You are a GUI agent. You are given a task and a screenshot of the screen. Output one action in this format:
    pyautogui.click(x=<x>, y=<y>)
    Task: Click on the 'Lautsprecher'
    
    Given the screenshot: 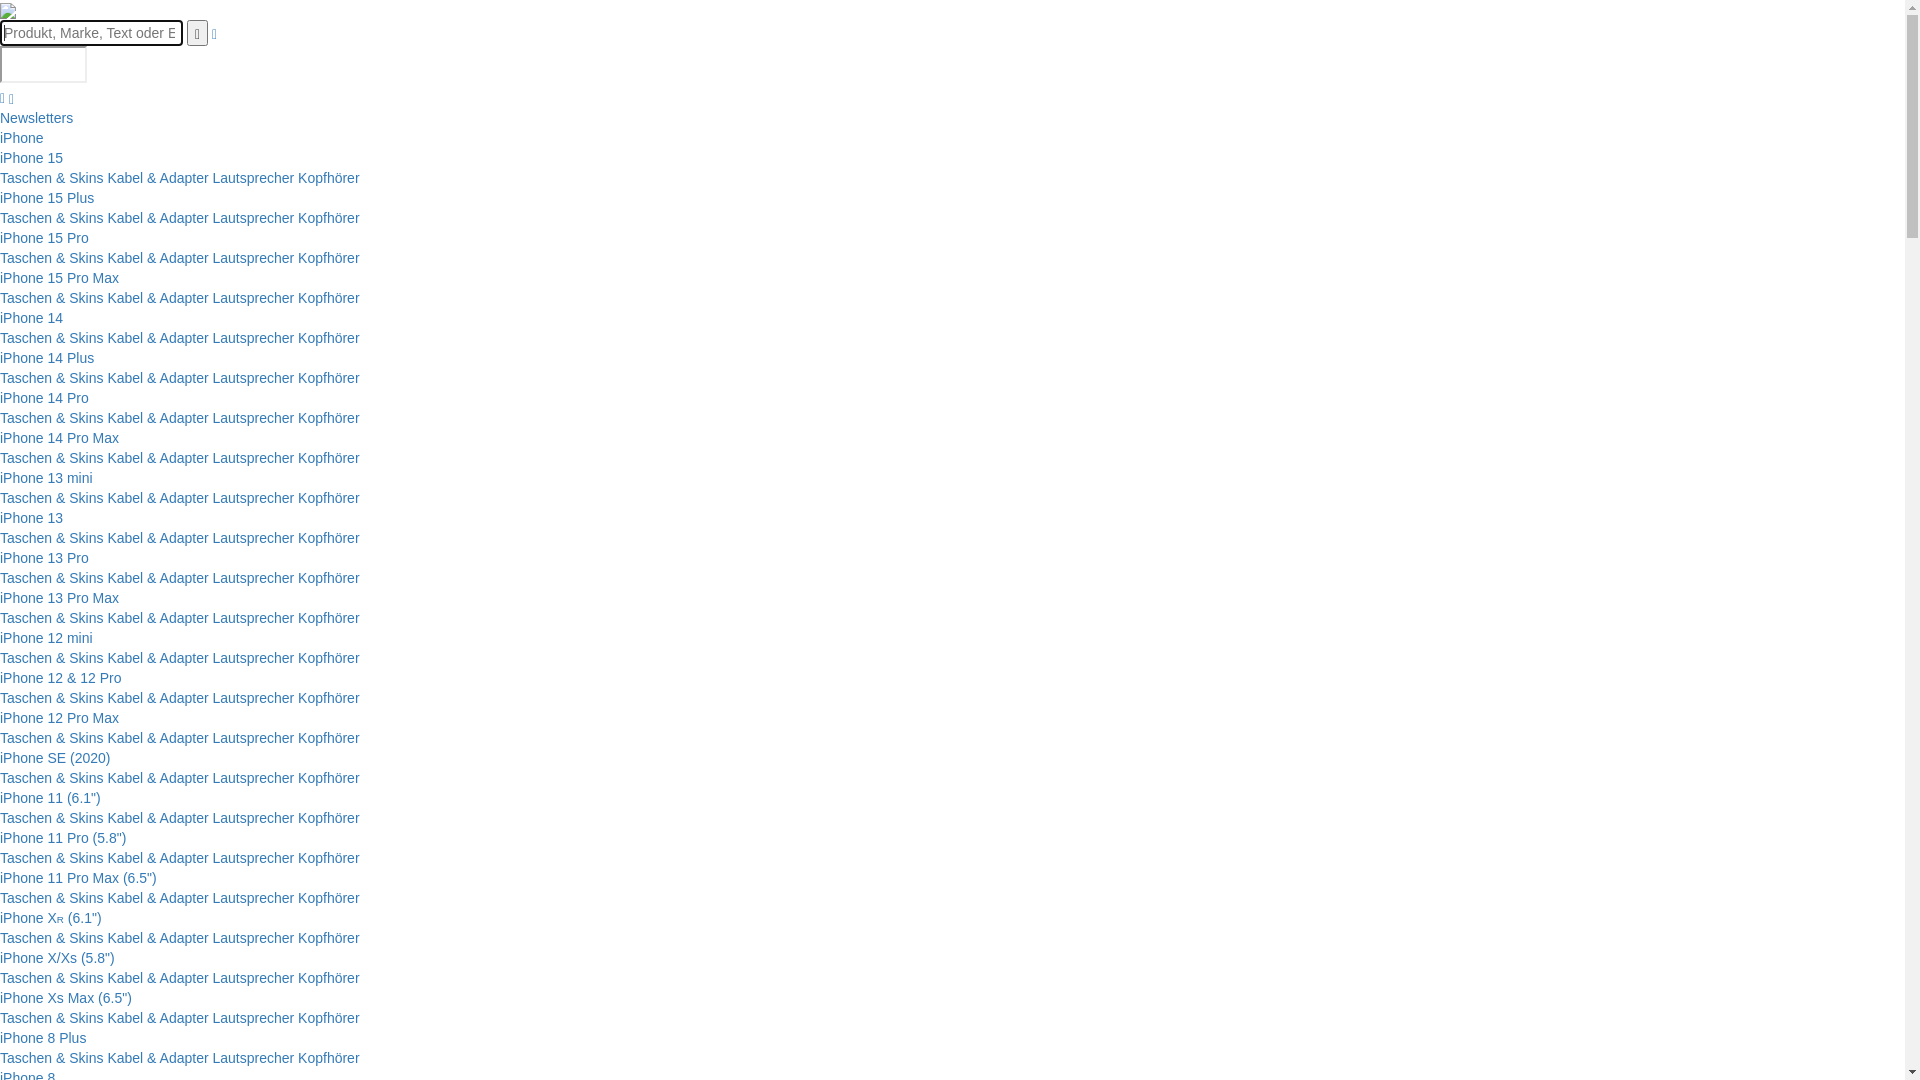 What is the action you would take?
    pyautogui.click(x=252, y=176)
    